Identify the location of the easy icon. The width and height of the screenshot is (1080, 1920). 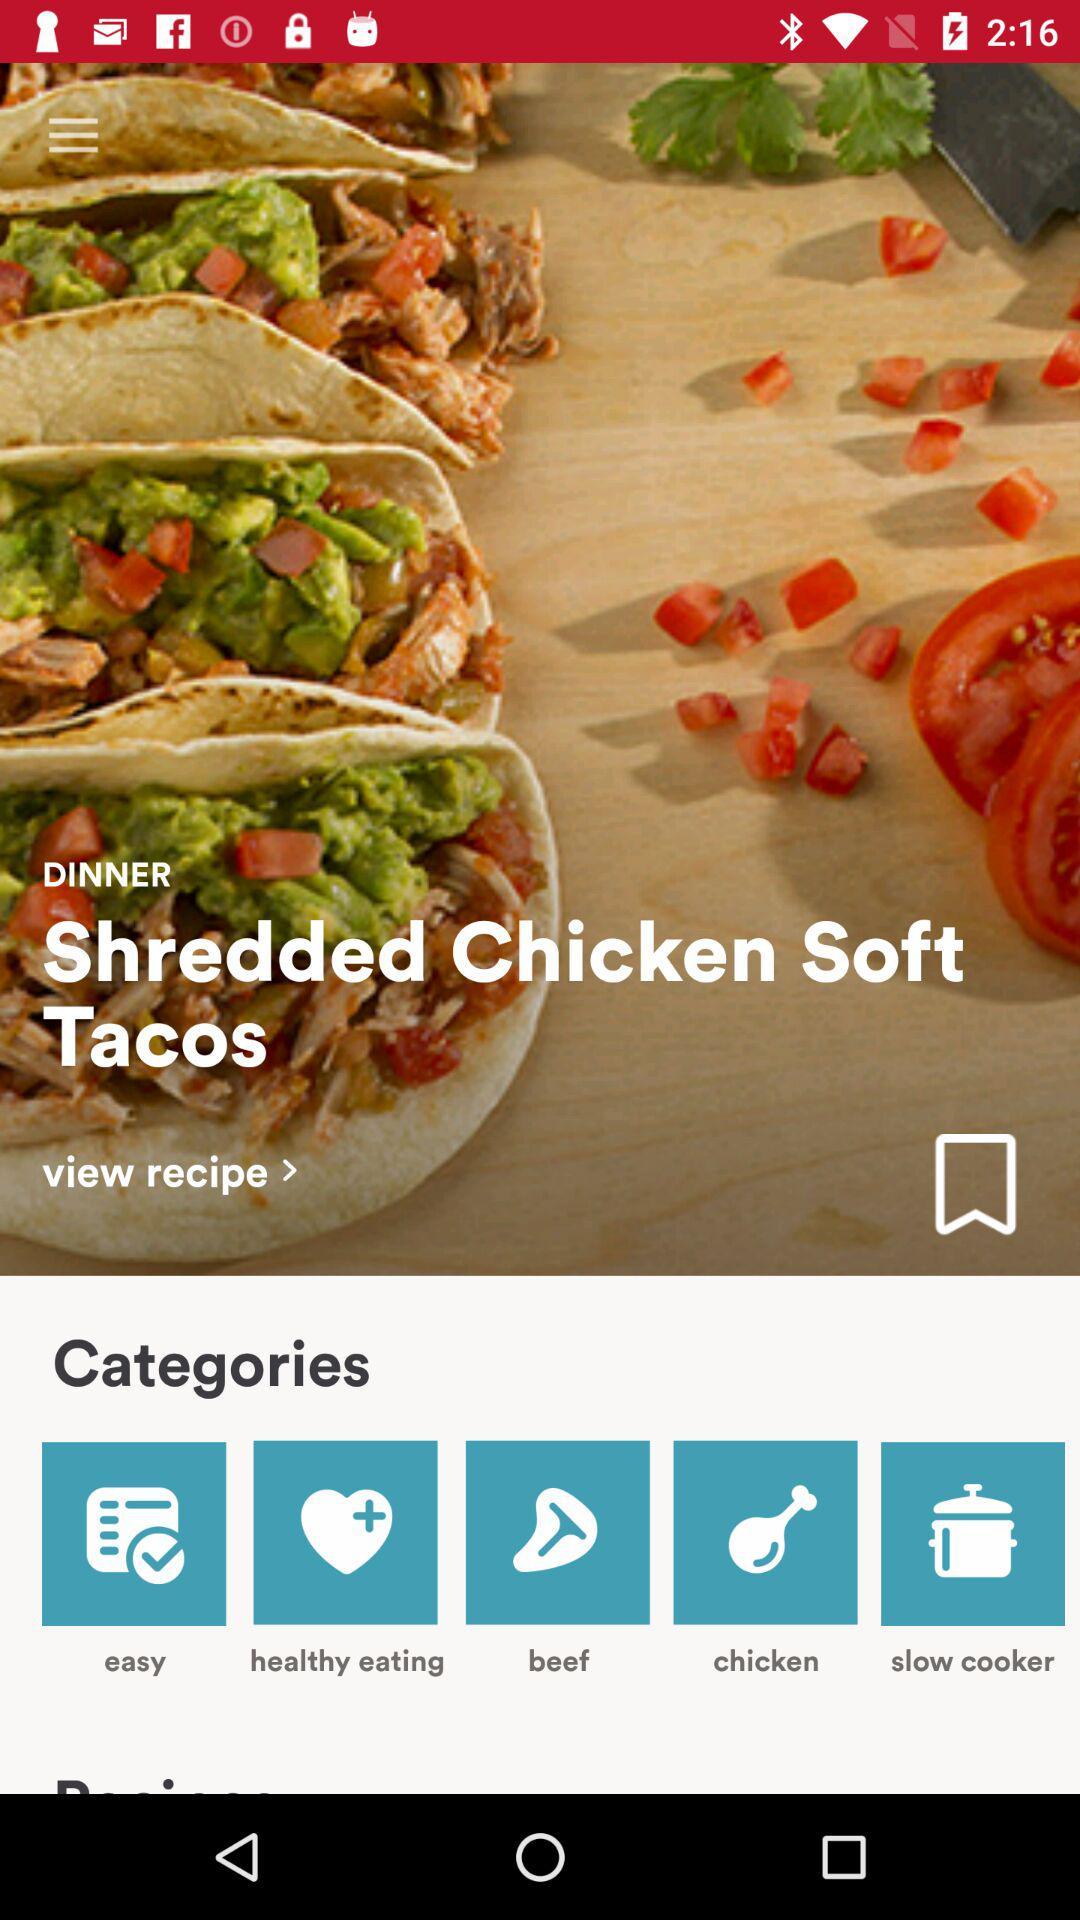
(135, 1559).